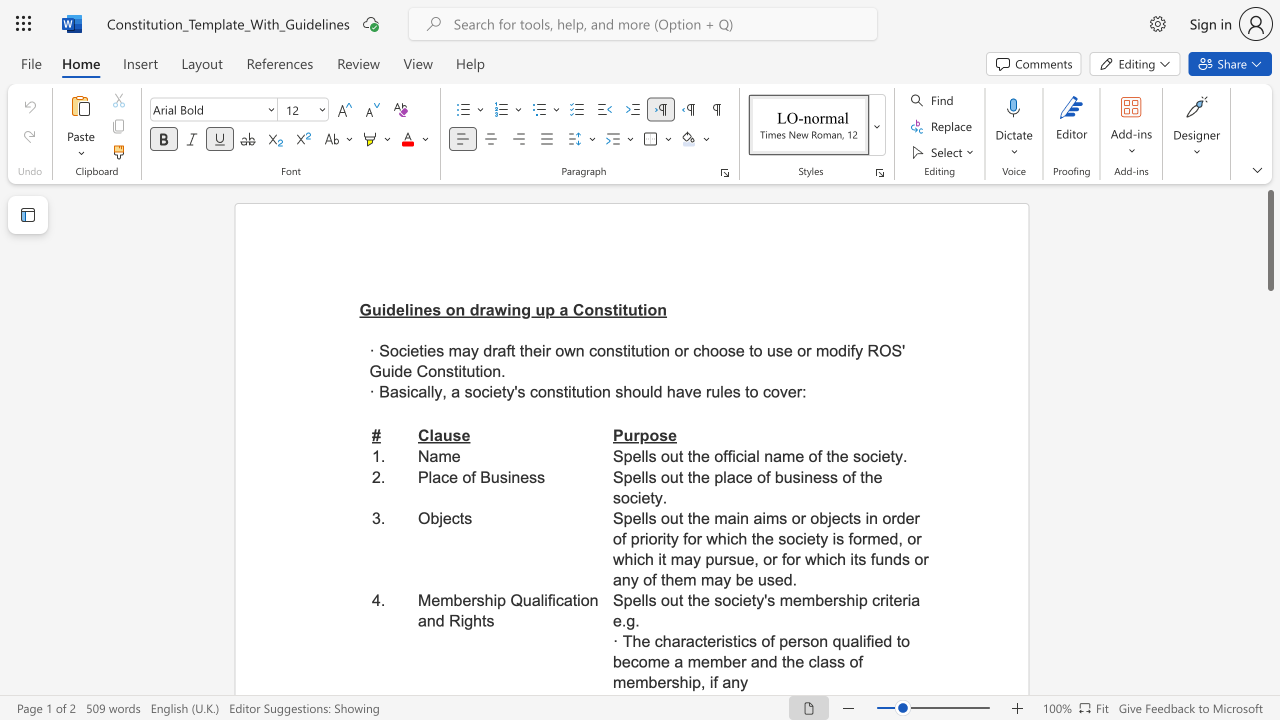  Describe the element at coordinates (1269, 360) in the screenshot. I see `the scrollbar on the right to move the page downward` at that location.